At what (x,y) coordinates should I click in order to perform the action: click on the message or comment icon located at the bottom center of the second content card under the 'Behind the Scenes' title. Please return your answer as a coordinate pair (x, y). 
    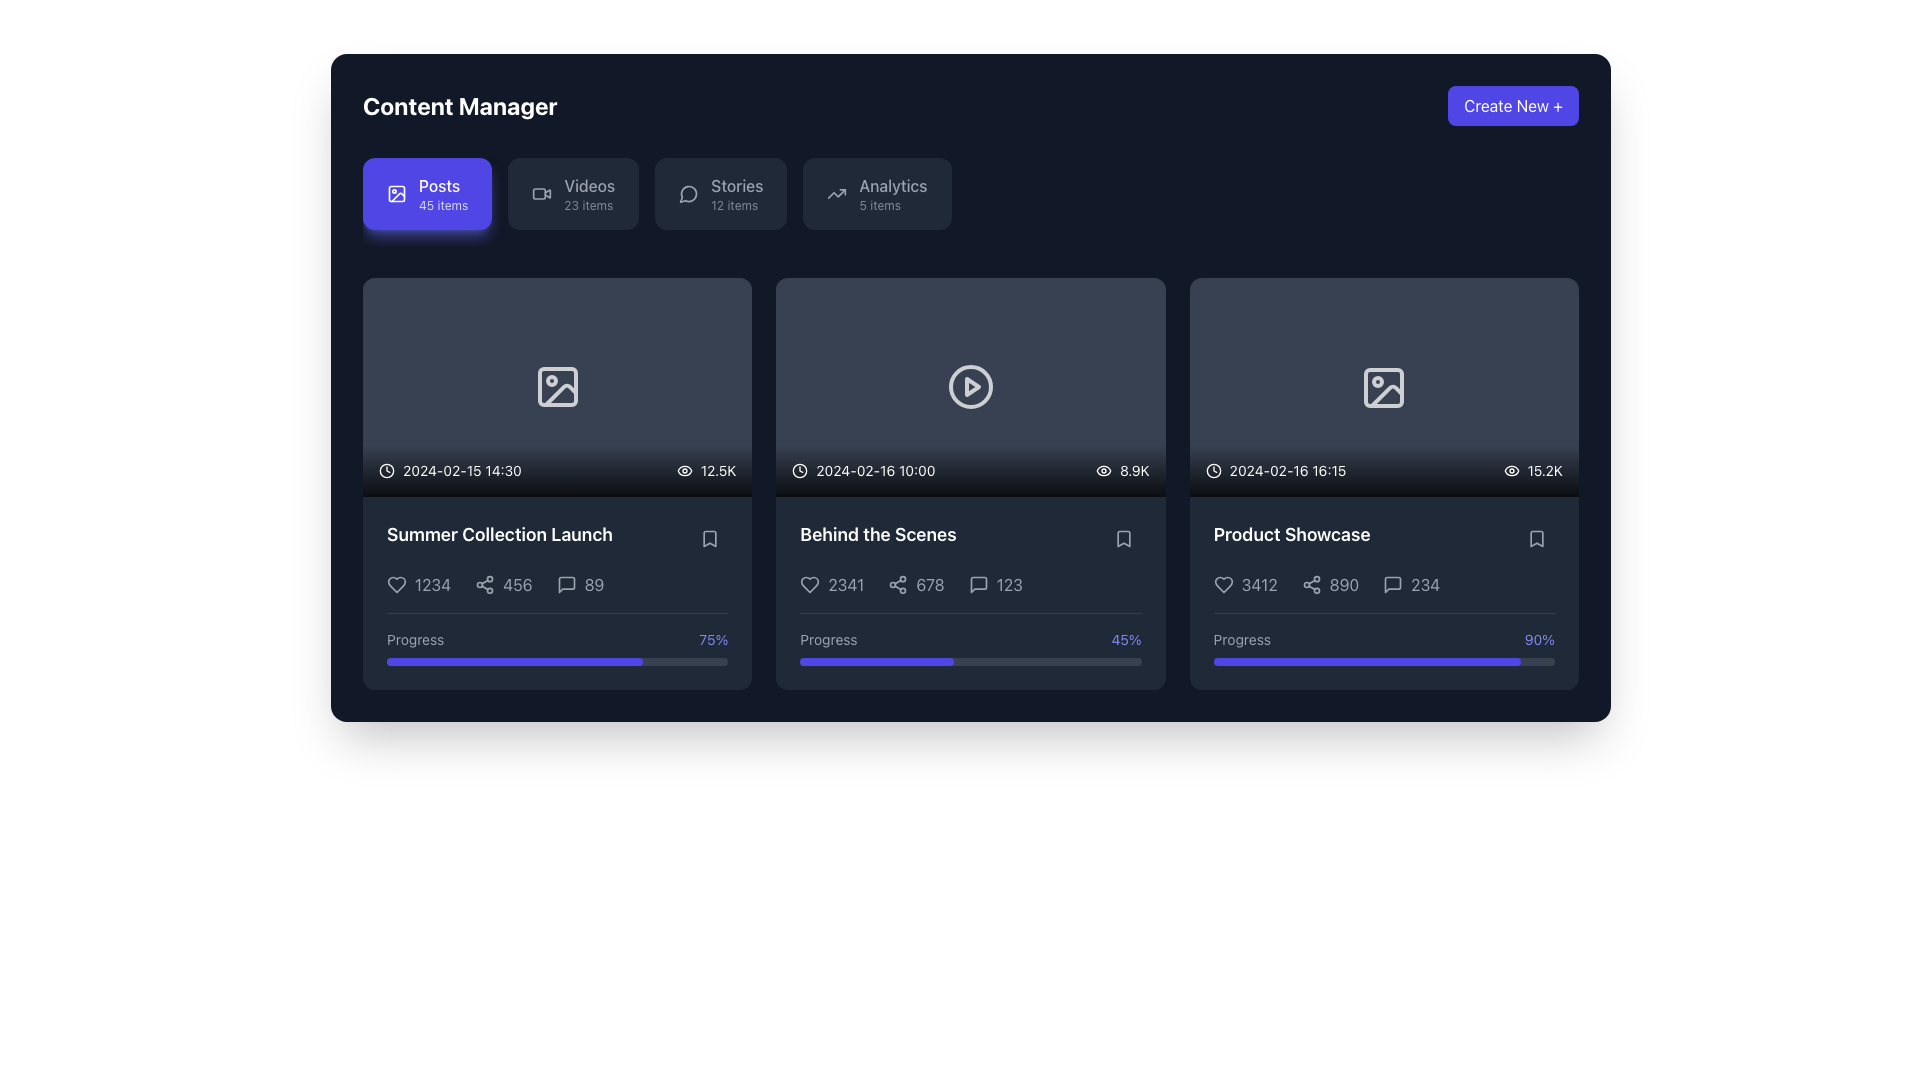
    Looking at the image, I should click on (978, 584).